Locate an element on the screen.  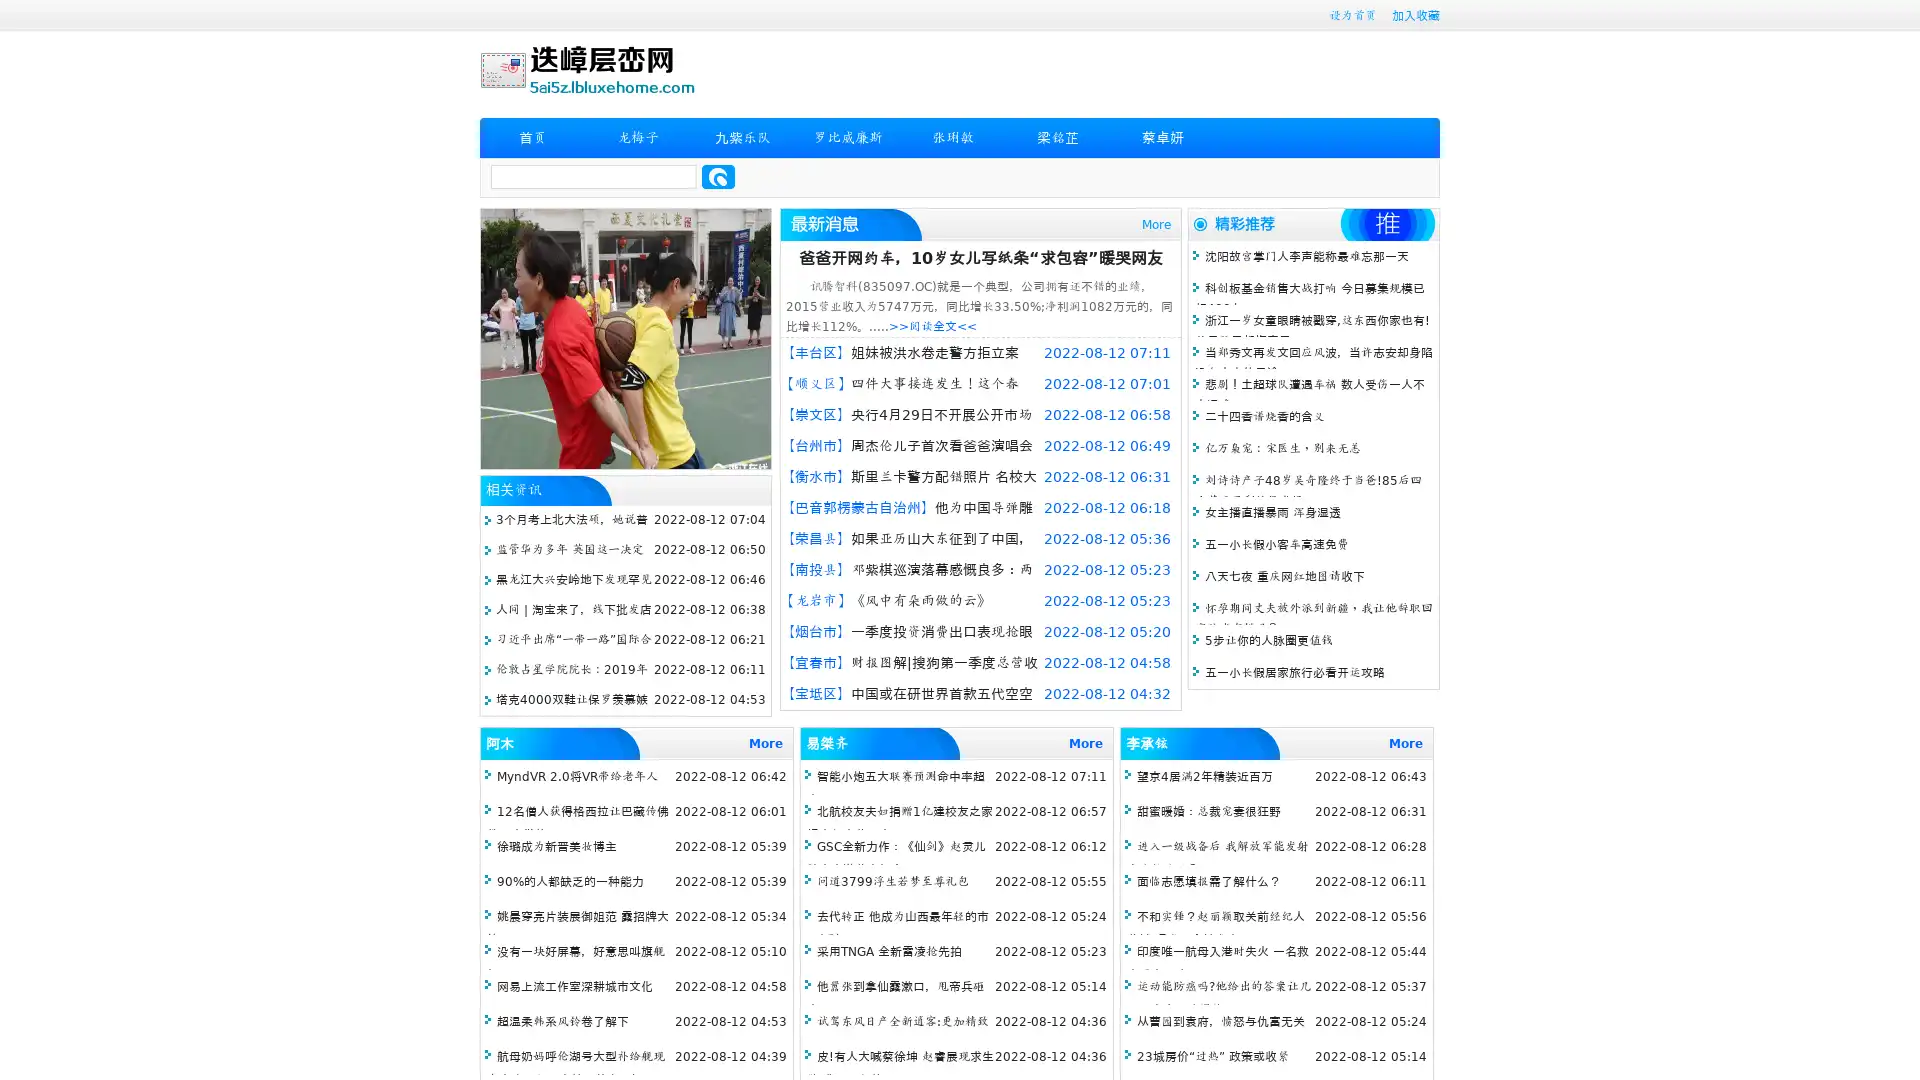
Search is located at coordinates (718, 176).